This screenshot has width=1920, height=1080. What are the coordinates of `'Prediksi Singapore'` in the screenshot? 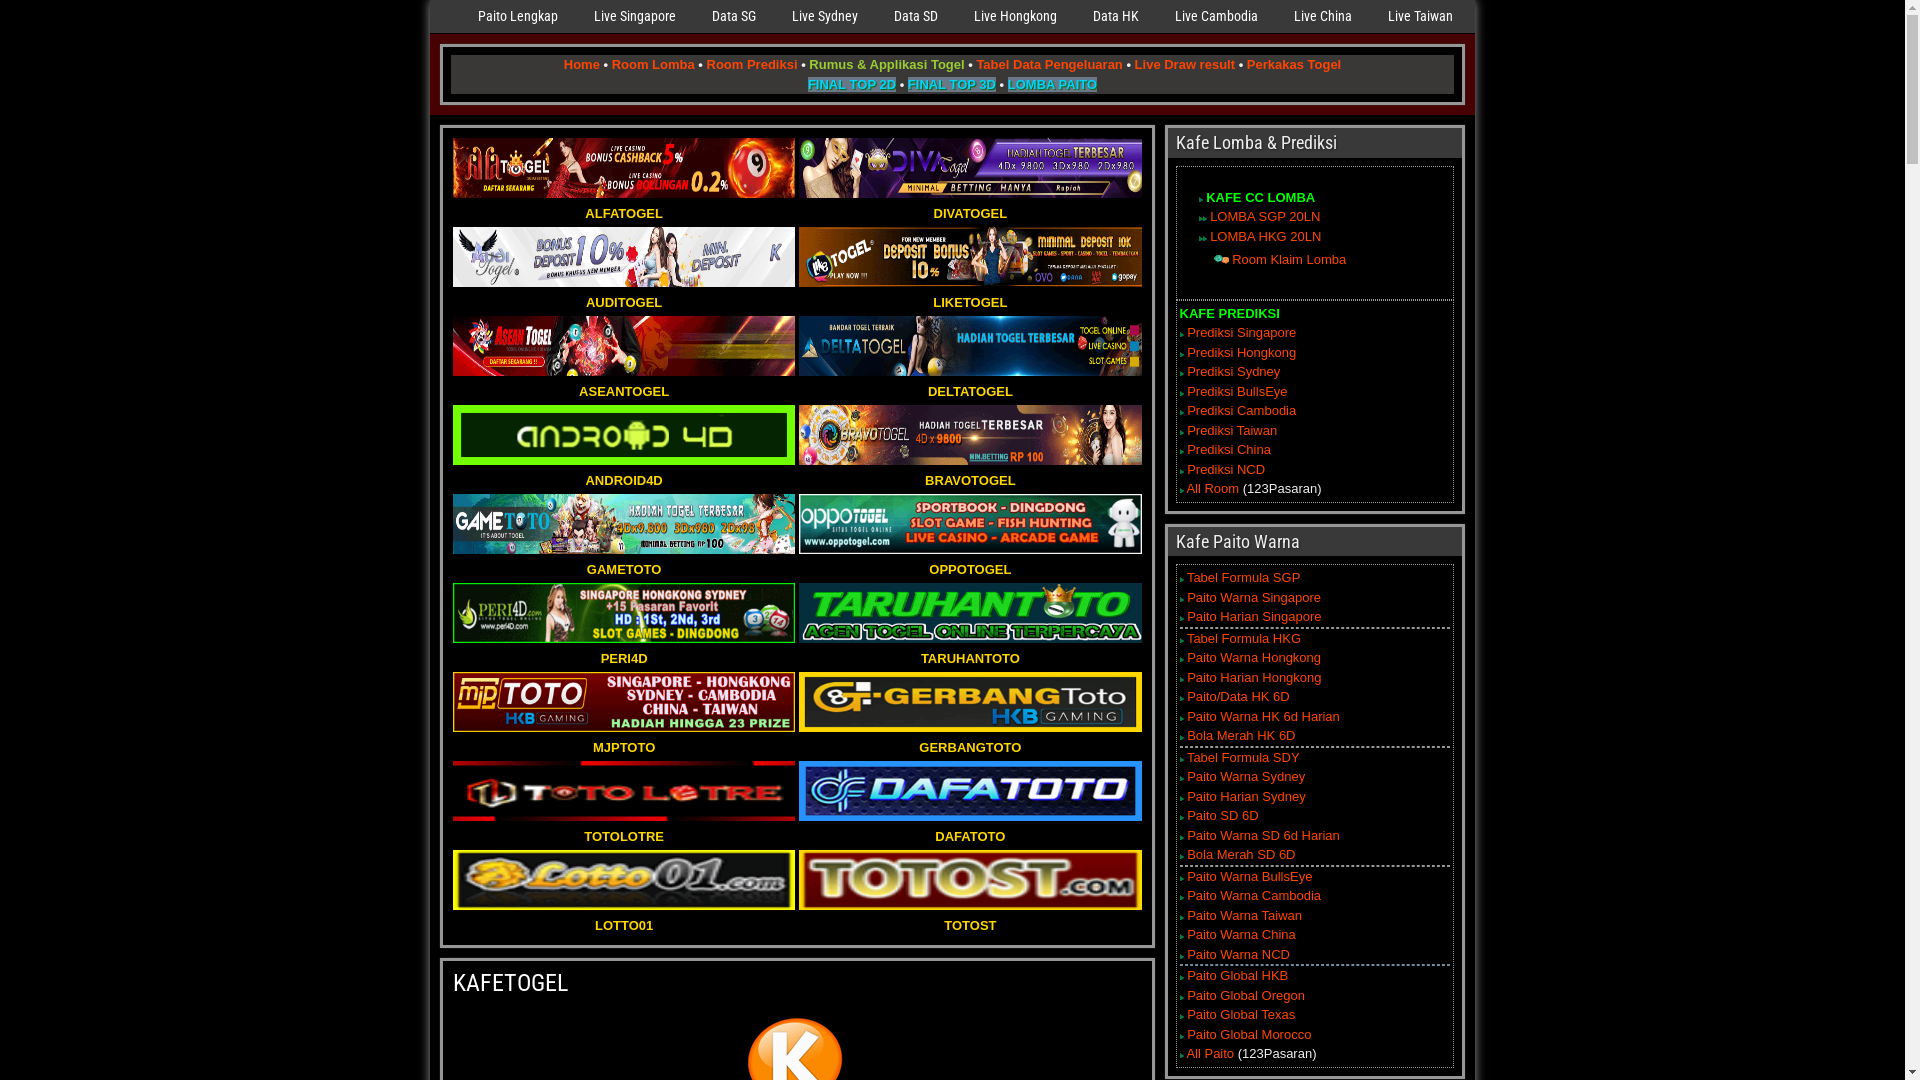 It's located at (1240, 331).